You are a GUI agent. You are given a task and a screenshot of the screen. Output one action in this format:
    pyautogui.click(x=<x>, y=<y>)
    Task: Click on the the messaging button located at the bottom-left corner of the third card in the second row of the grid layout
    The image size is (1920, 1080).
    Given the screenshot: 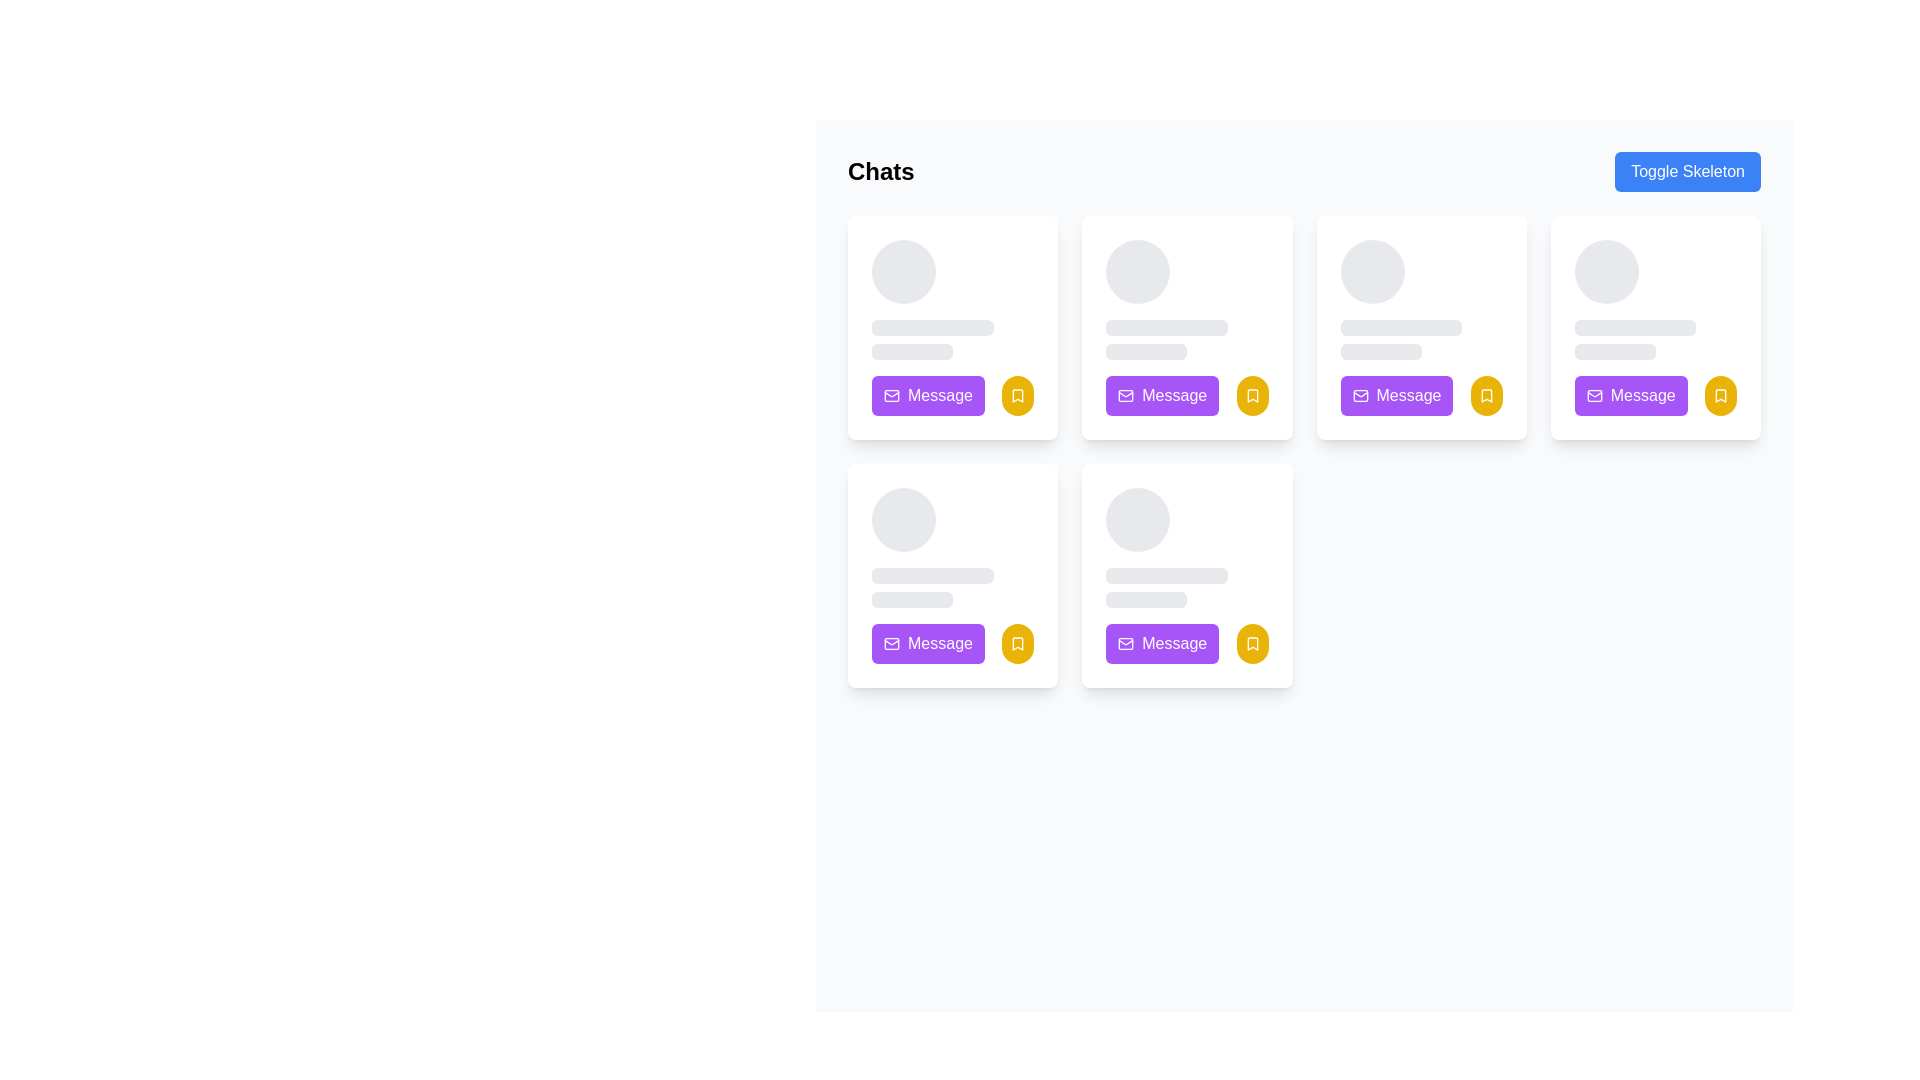 What is the action you would take?
    pyautogui.click(x=927, y=396)
    